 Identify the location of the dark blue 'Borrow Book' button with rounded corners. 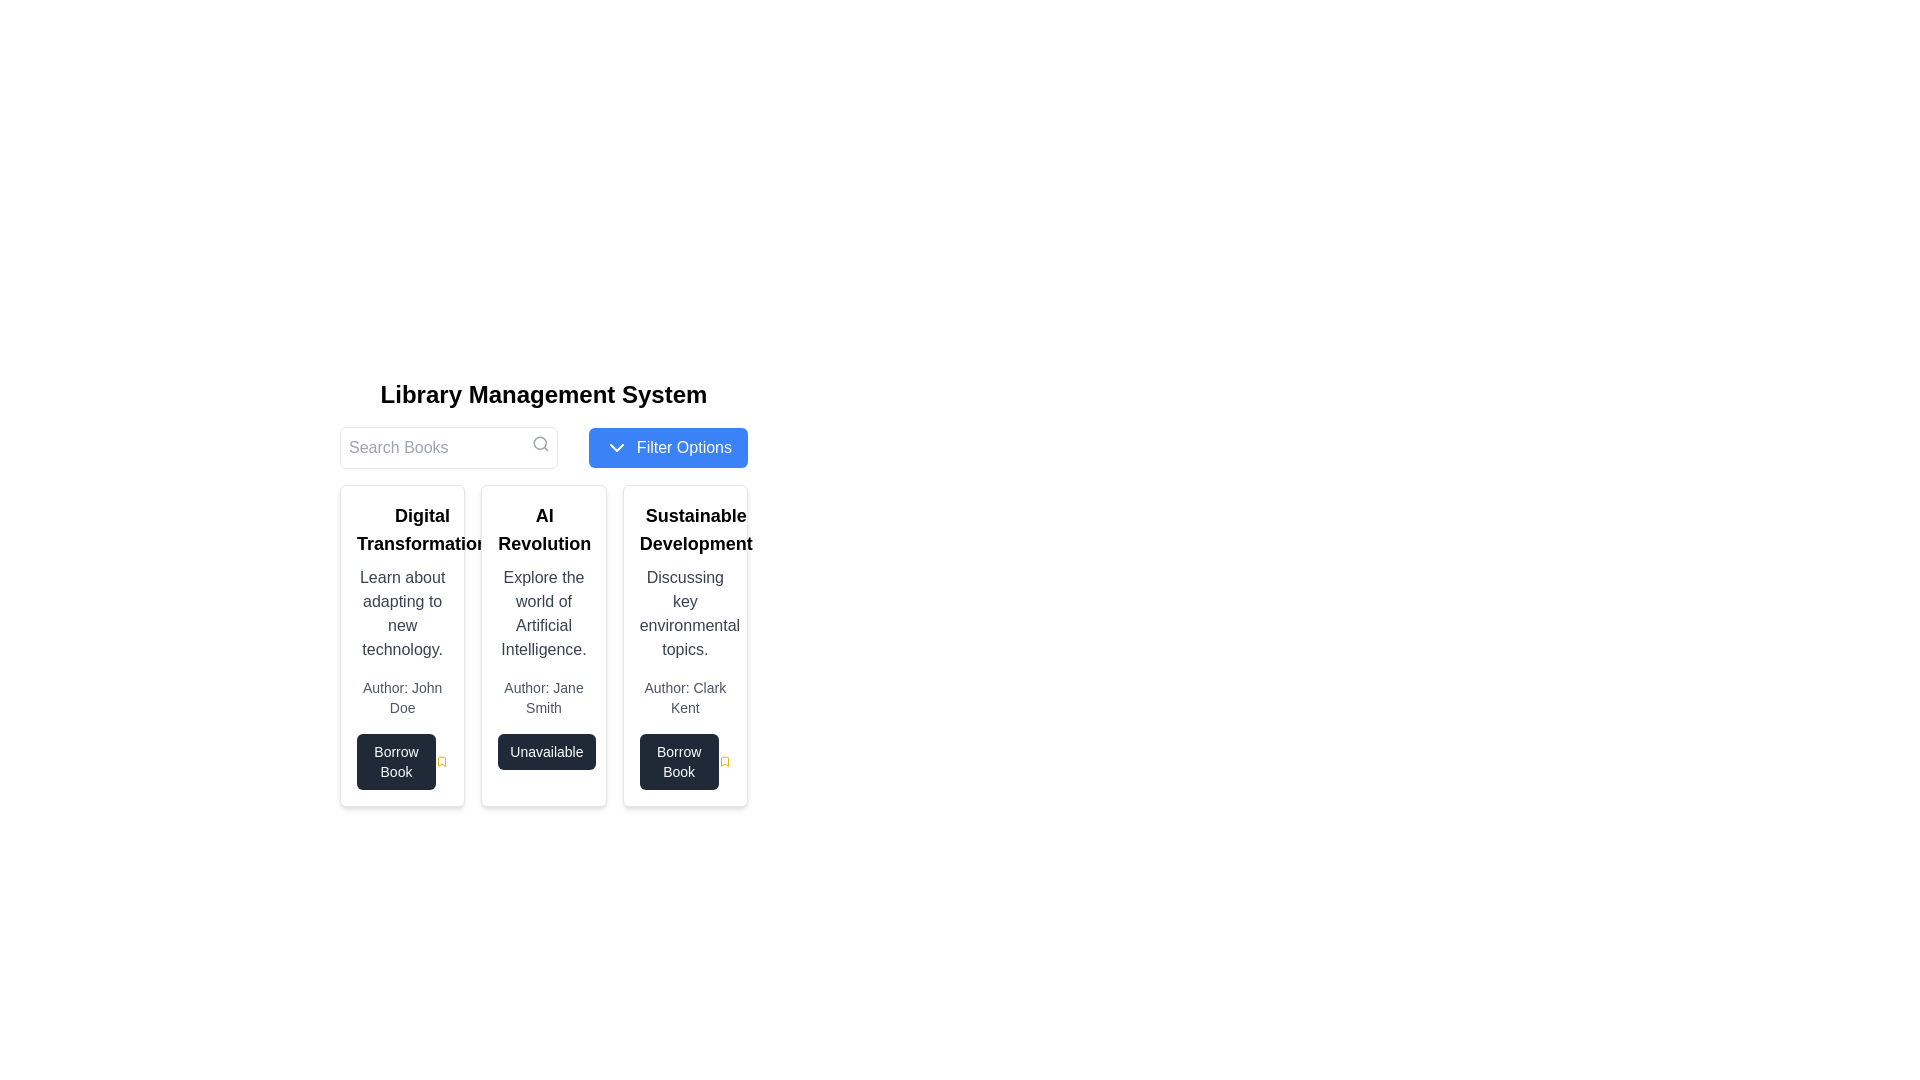
(401, 762).